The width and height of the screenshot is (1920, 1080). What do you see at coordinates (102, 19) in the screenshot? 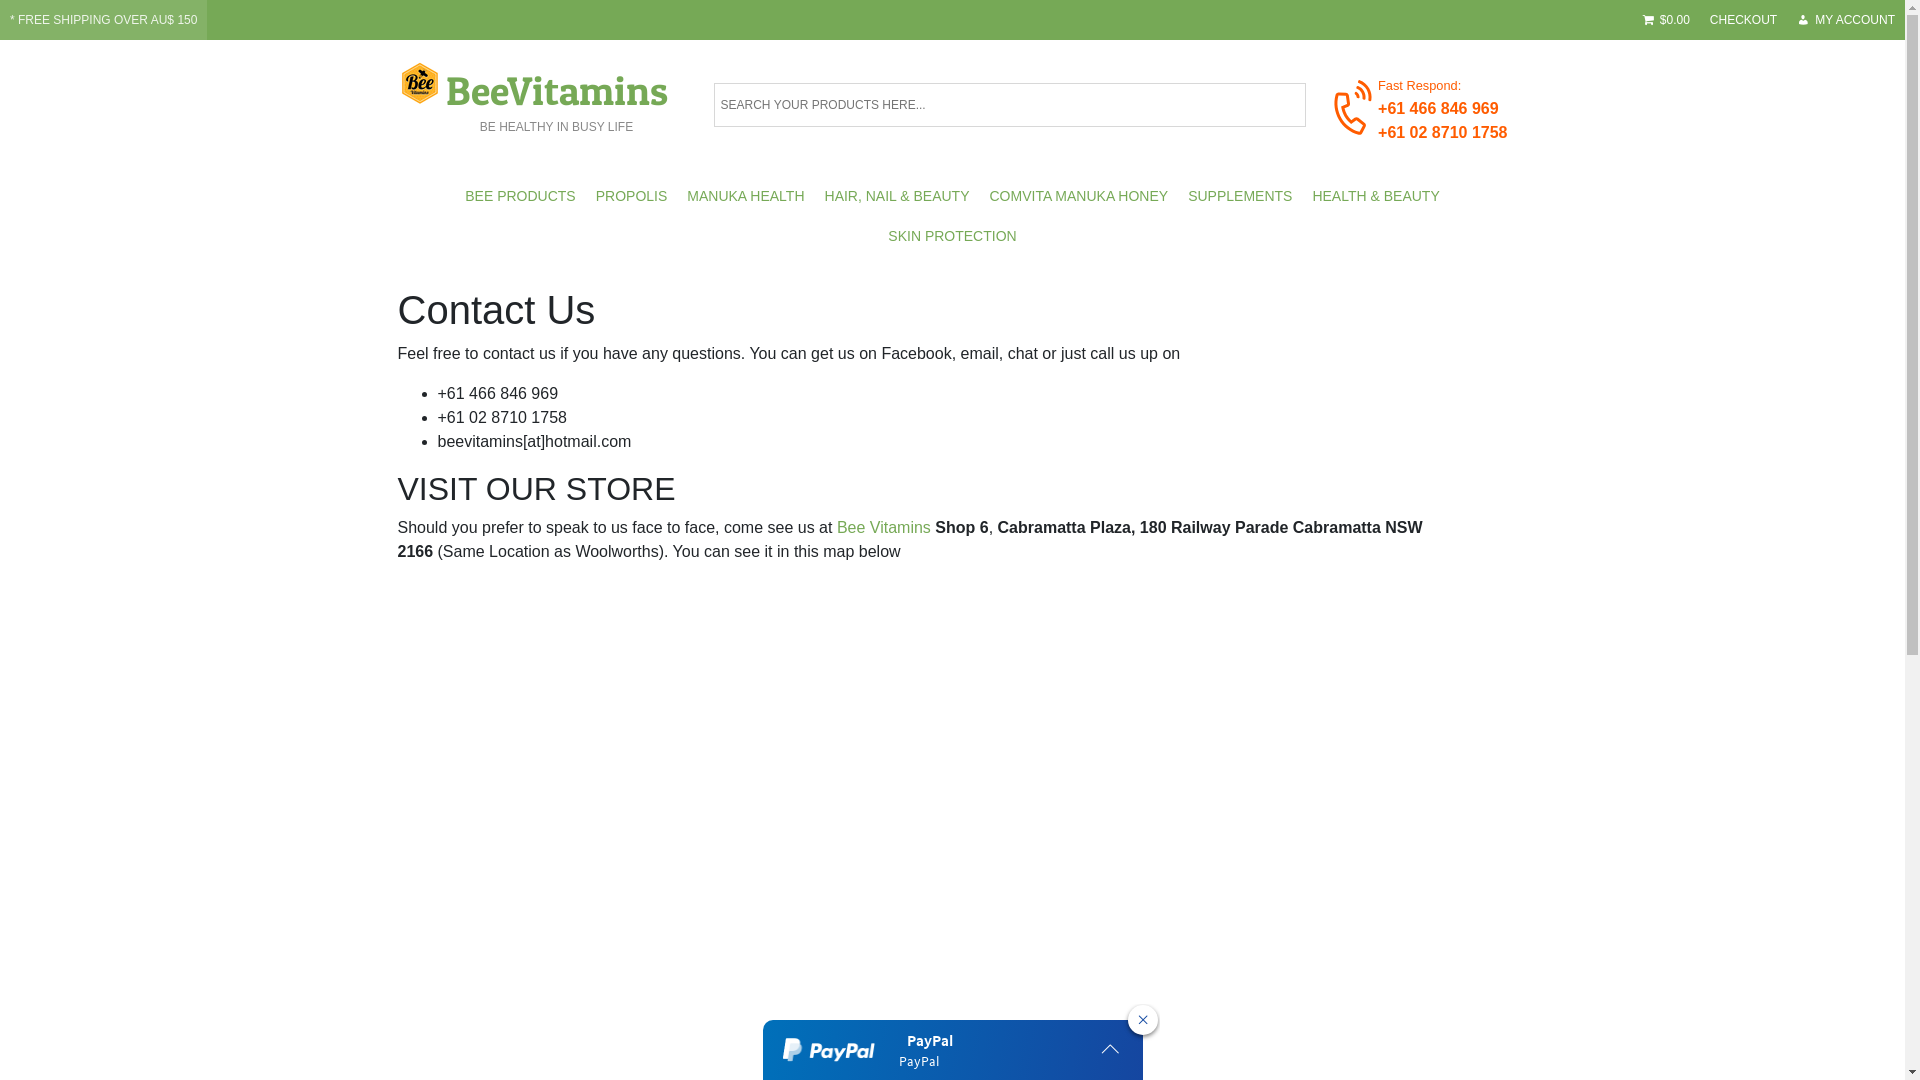
I see `'* FREE SHIPPING OVER AU$ 150'` at bounding box center [102, 19].